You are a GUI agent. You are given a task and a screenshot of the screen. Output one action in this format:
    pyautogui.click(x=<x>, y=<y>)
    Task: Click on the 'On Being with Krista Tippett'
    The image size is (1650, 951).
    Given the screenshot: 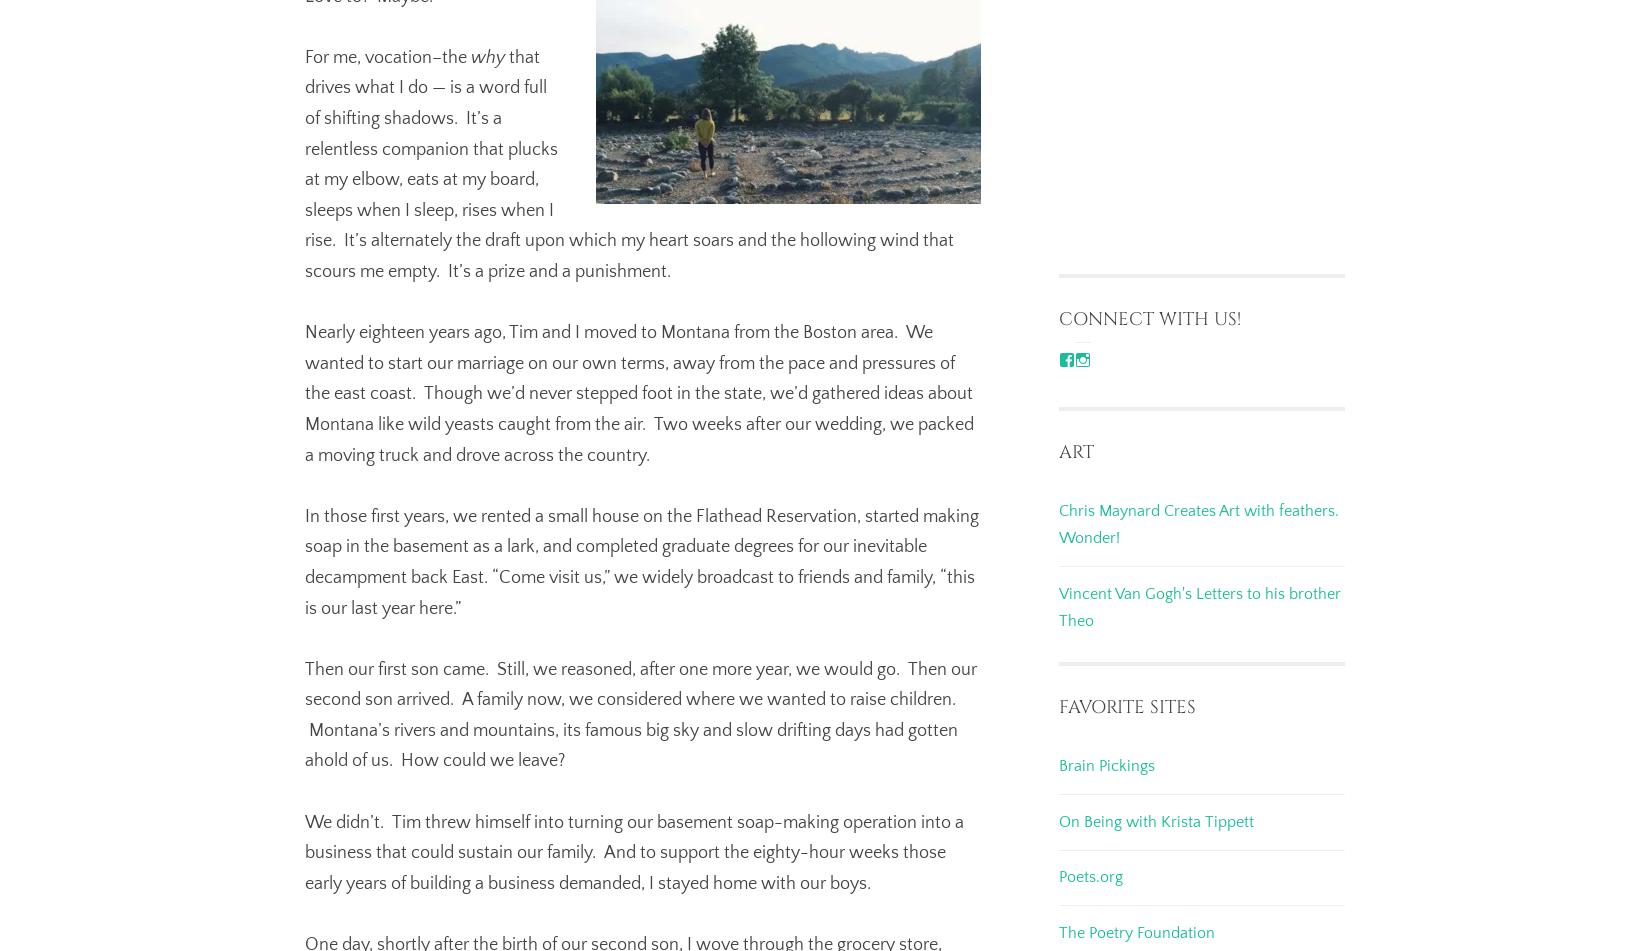 What is the action you would take?
    pyautogui.click(x=1156, y=819)
    